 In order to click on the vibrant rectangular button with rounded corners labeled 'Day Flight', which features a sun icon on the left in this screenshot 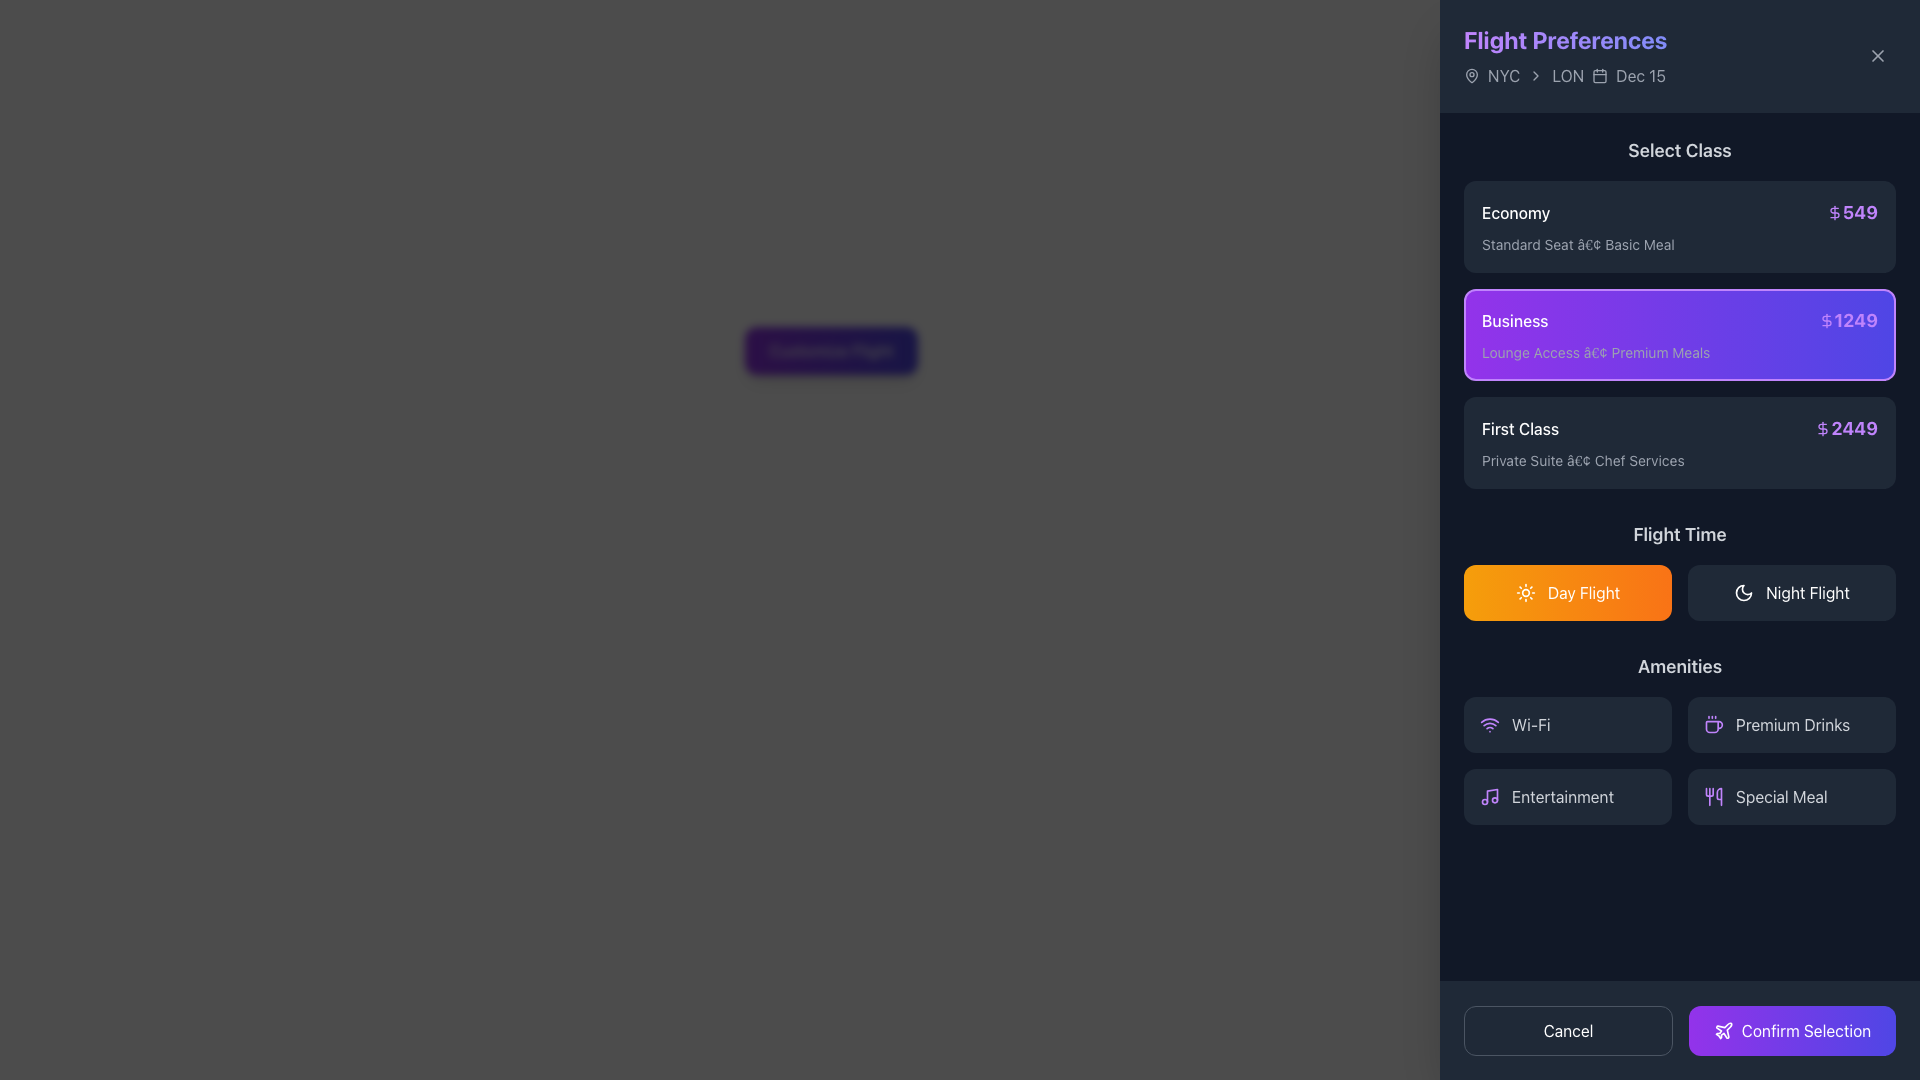, I will do `click(1567, 592)`.